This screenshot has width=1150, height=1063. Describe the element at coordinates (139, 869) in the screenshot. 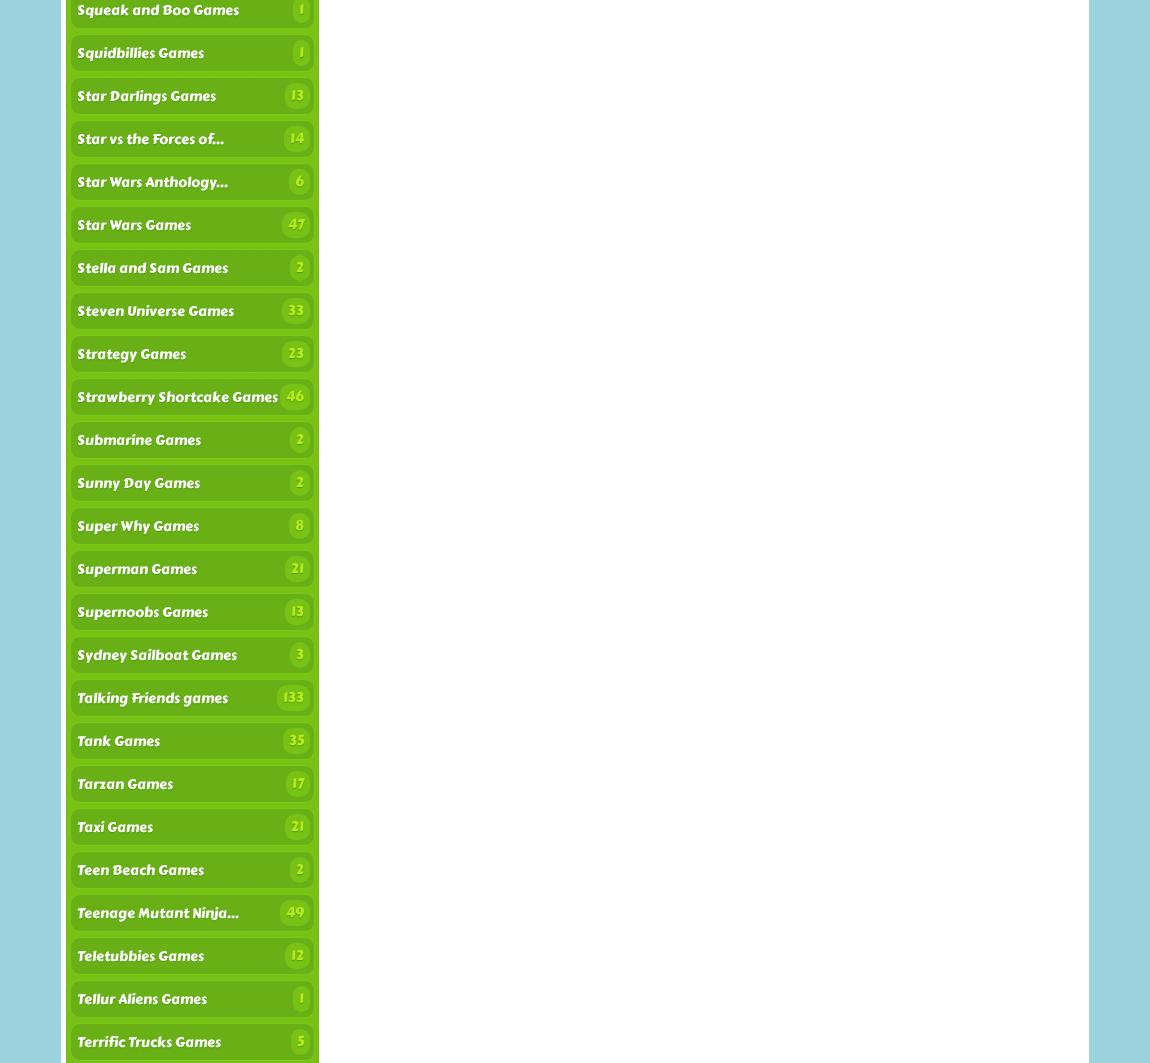

I see `'Teen Beach Games'` at that location.